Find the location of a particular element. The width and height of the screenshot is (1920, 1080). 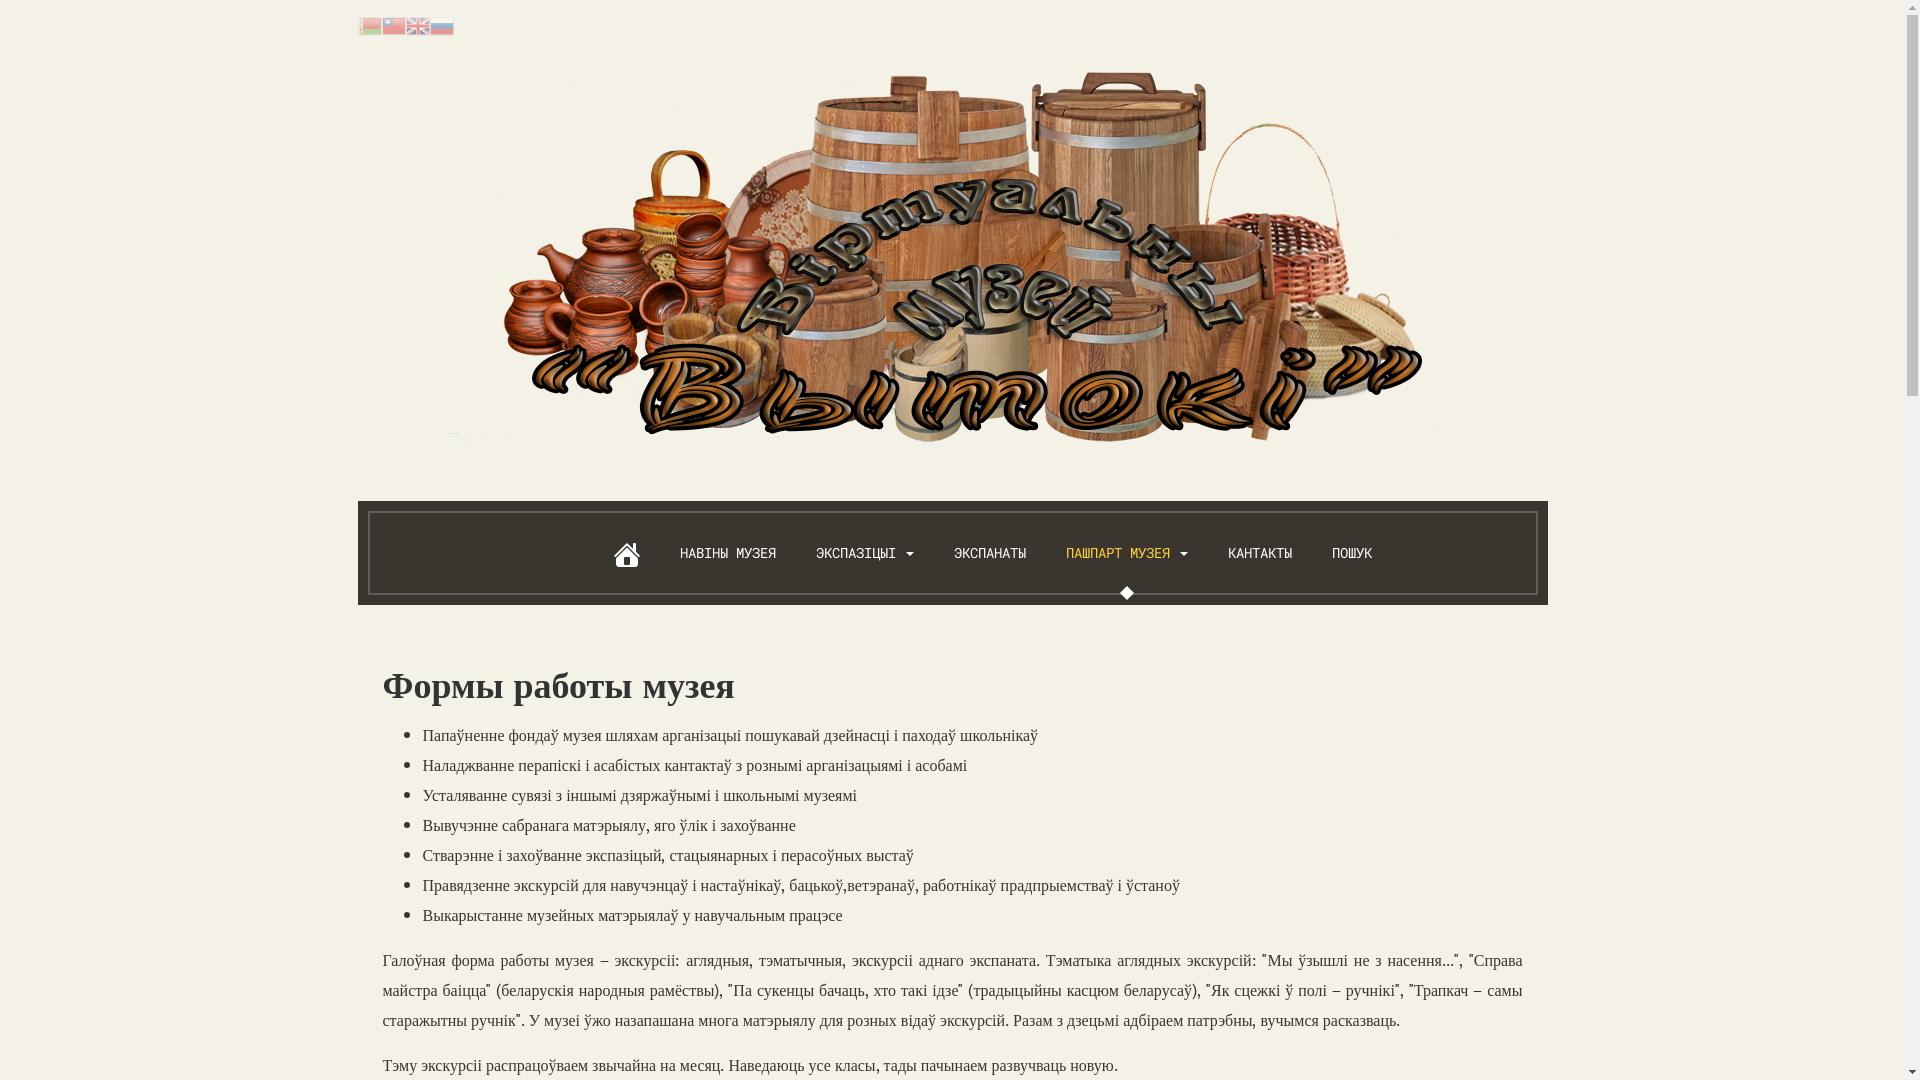

'Chinese (Traditional)' is located at coordinates (382, 24).